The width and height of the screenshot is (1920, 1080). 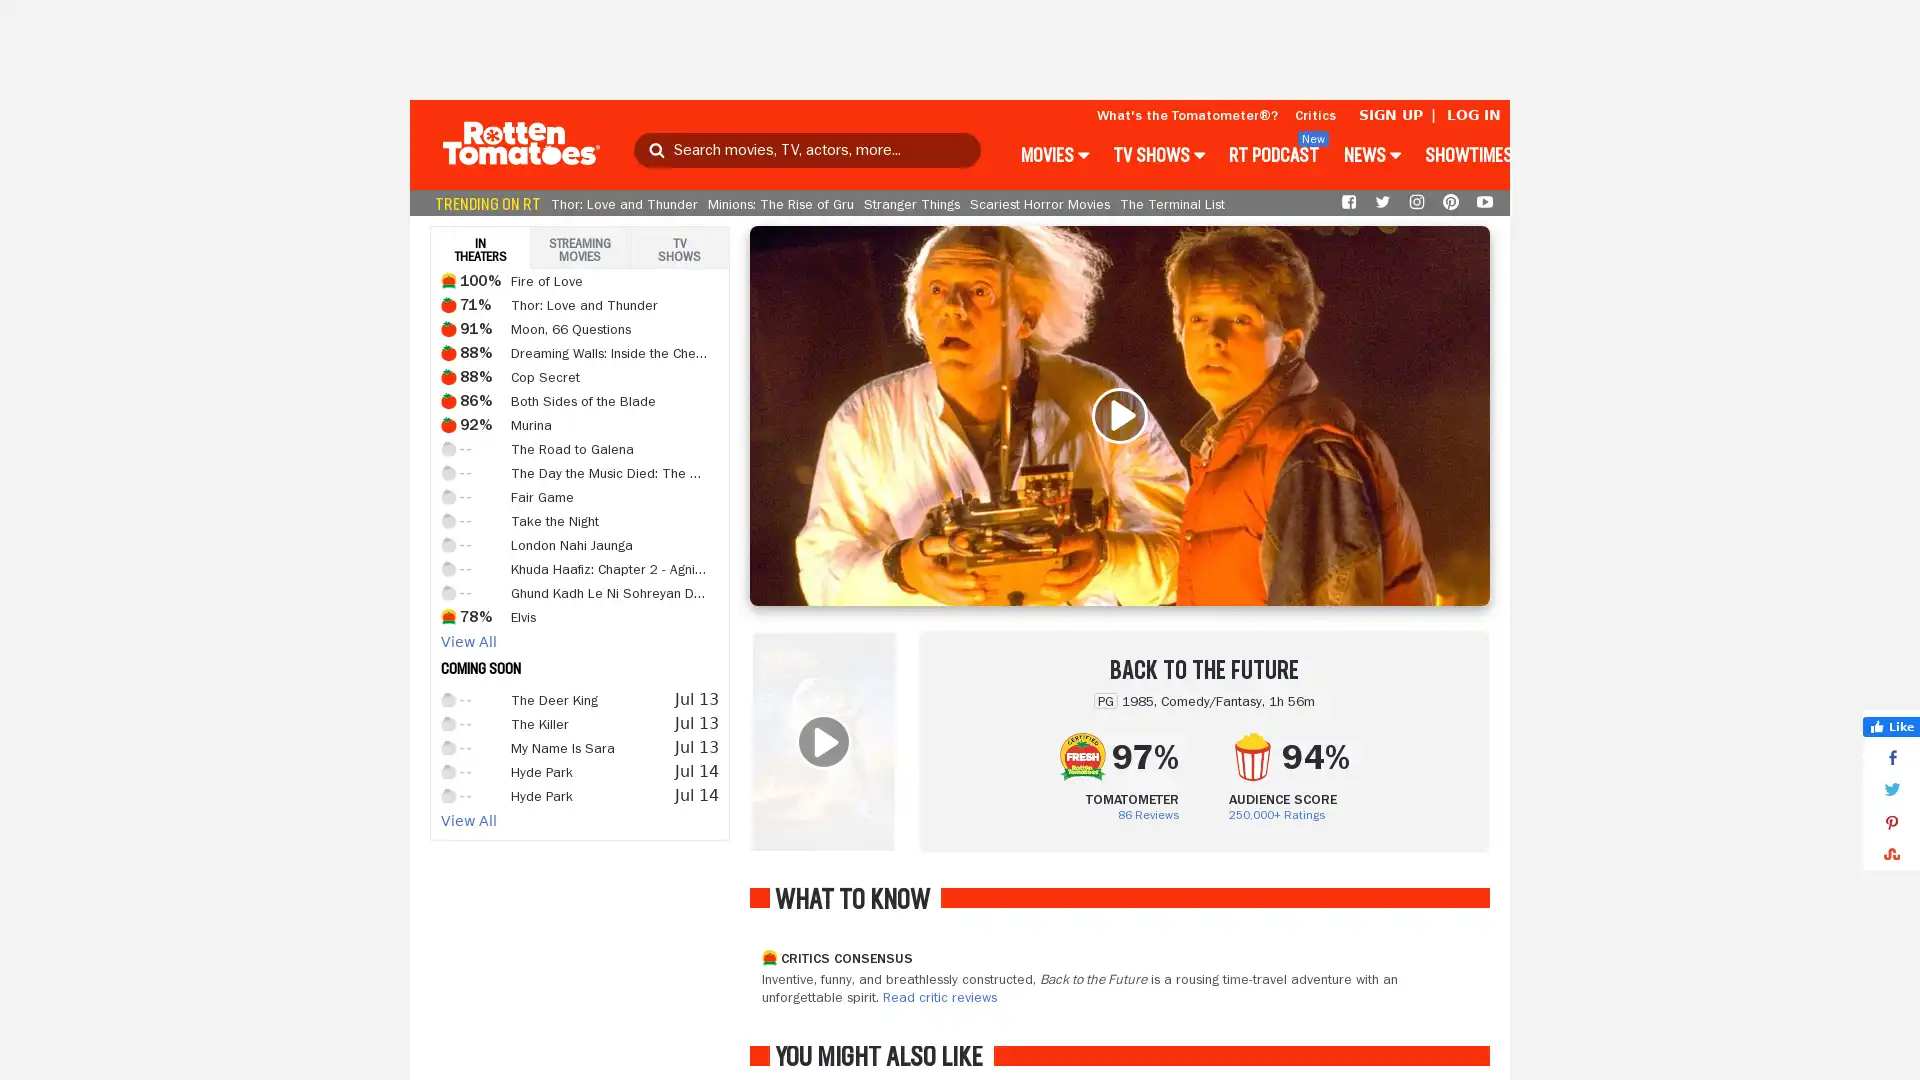 What do you see at coordinates (578, 246) in the screenshot?
I see `STREAMING MOVIES` at bounding box center [578, 246].